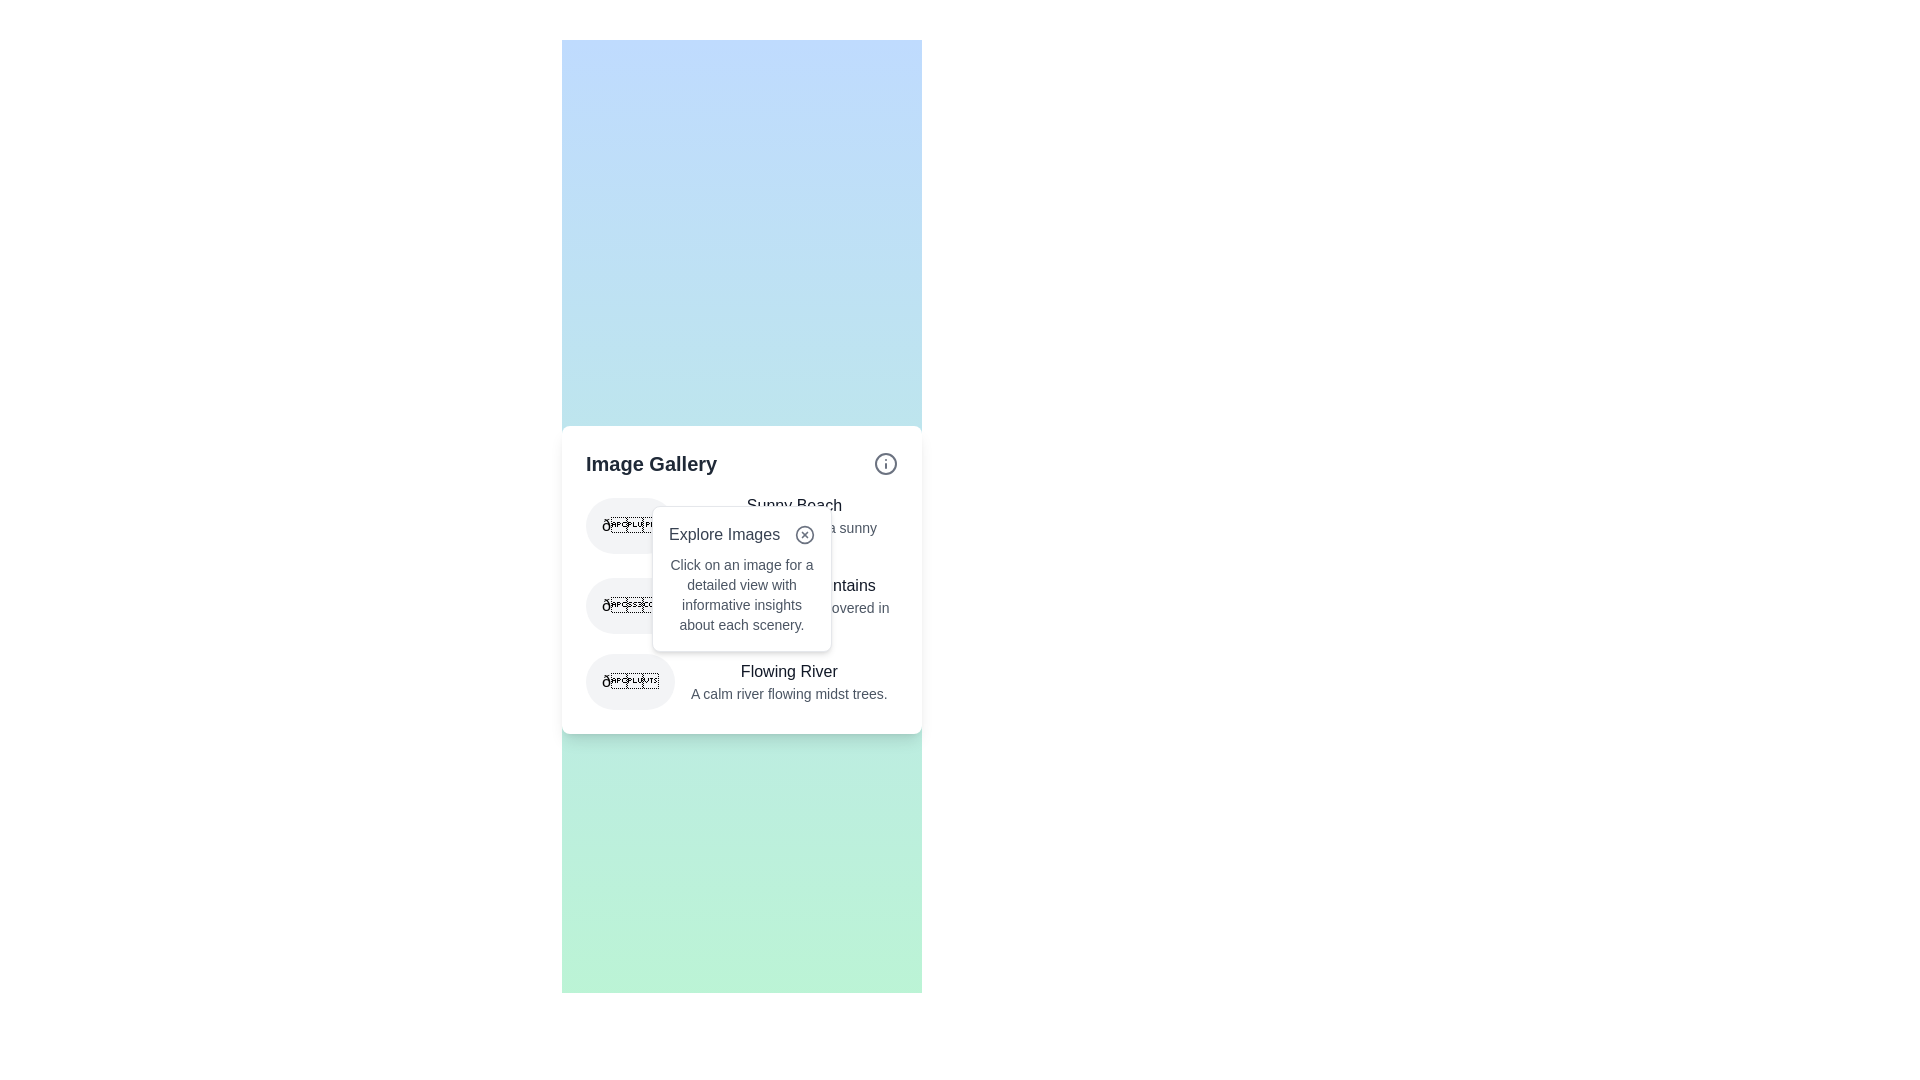 This screenshot has height=1080, width=1920. Describe the element at coordinates (723, 534) in the screenshot. I see `the 'Explore Images' text label, which is displayed in a medium-weight font and dark gray color within the 'Image Gallery' card panel` at that location.